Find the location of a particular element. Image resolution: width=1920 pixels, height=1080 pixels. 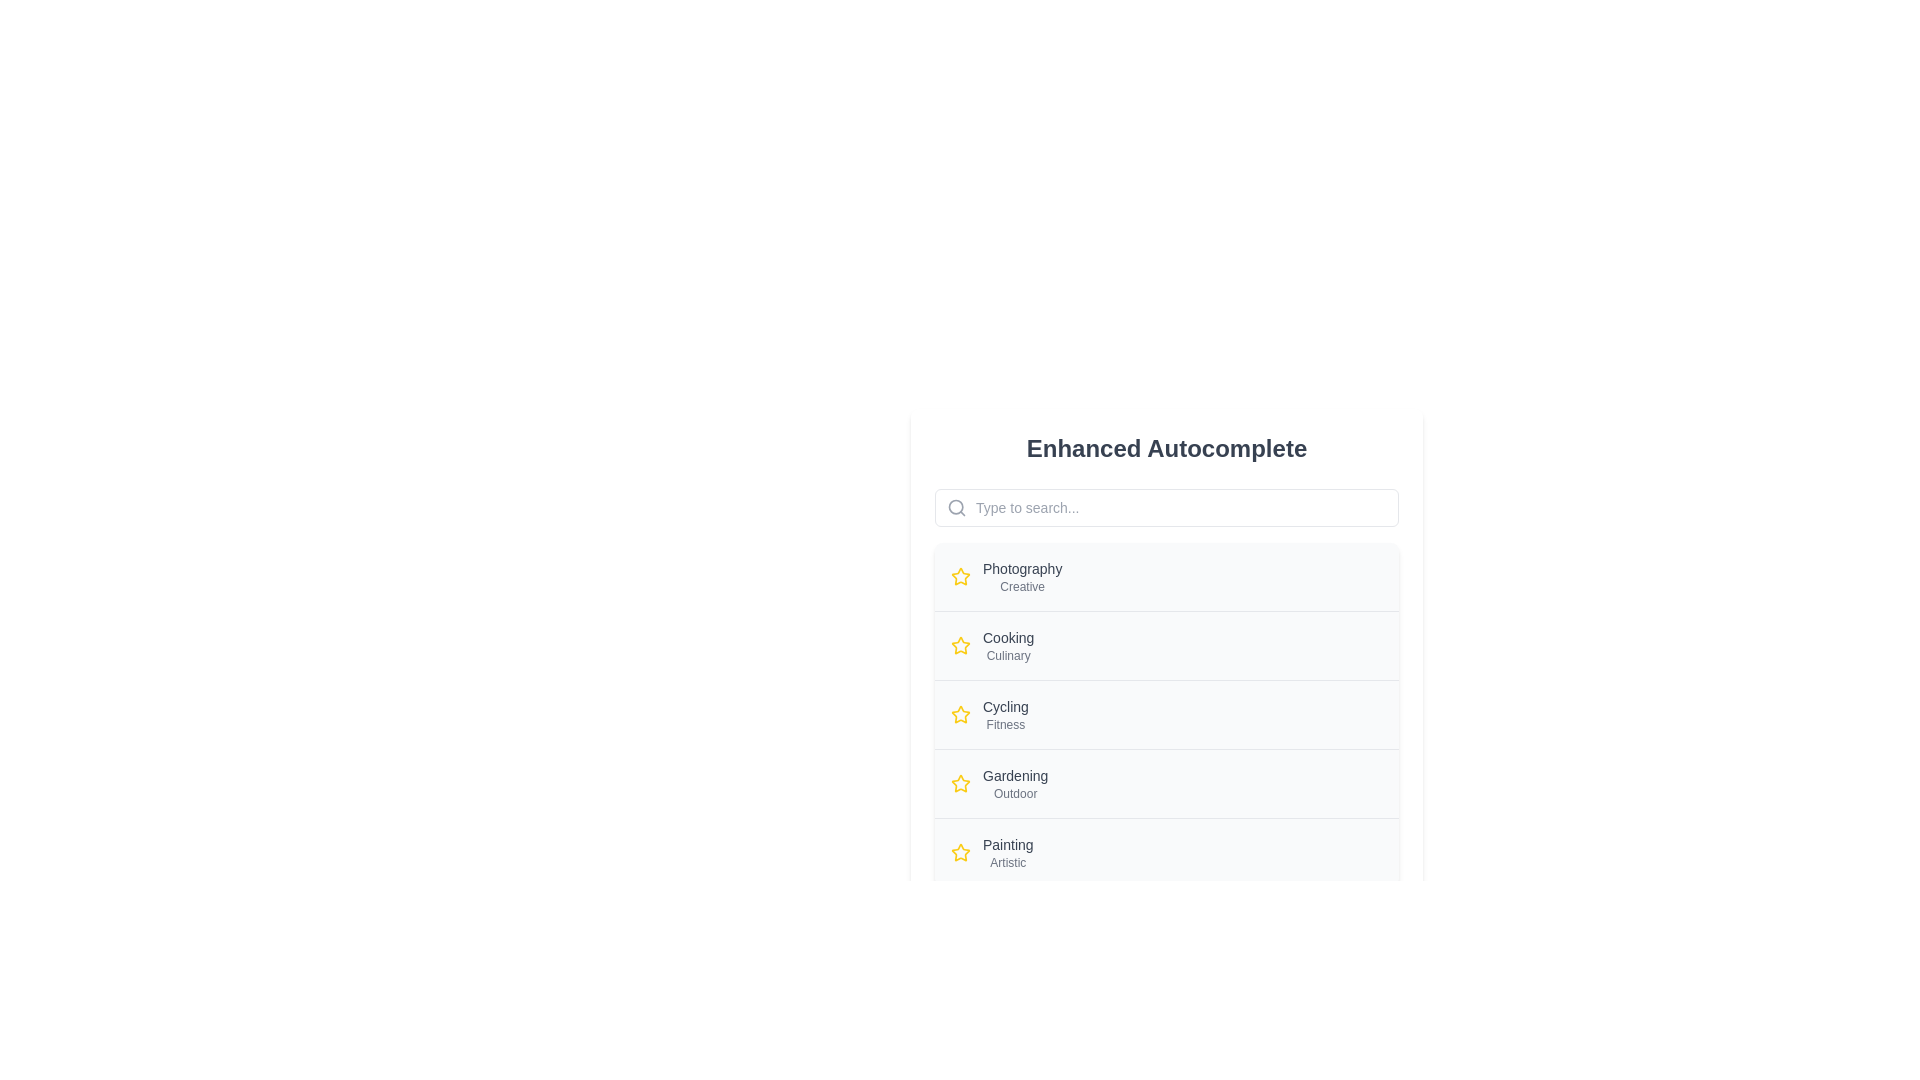

the 'Gardening Outdoor' category item is located at coordinates (1166, 782).